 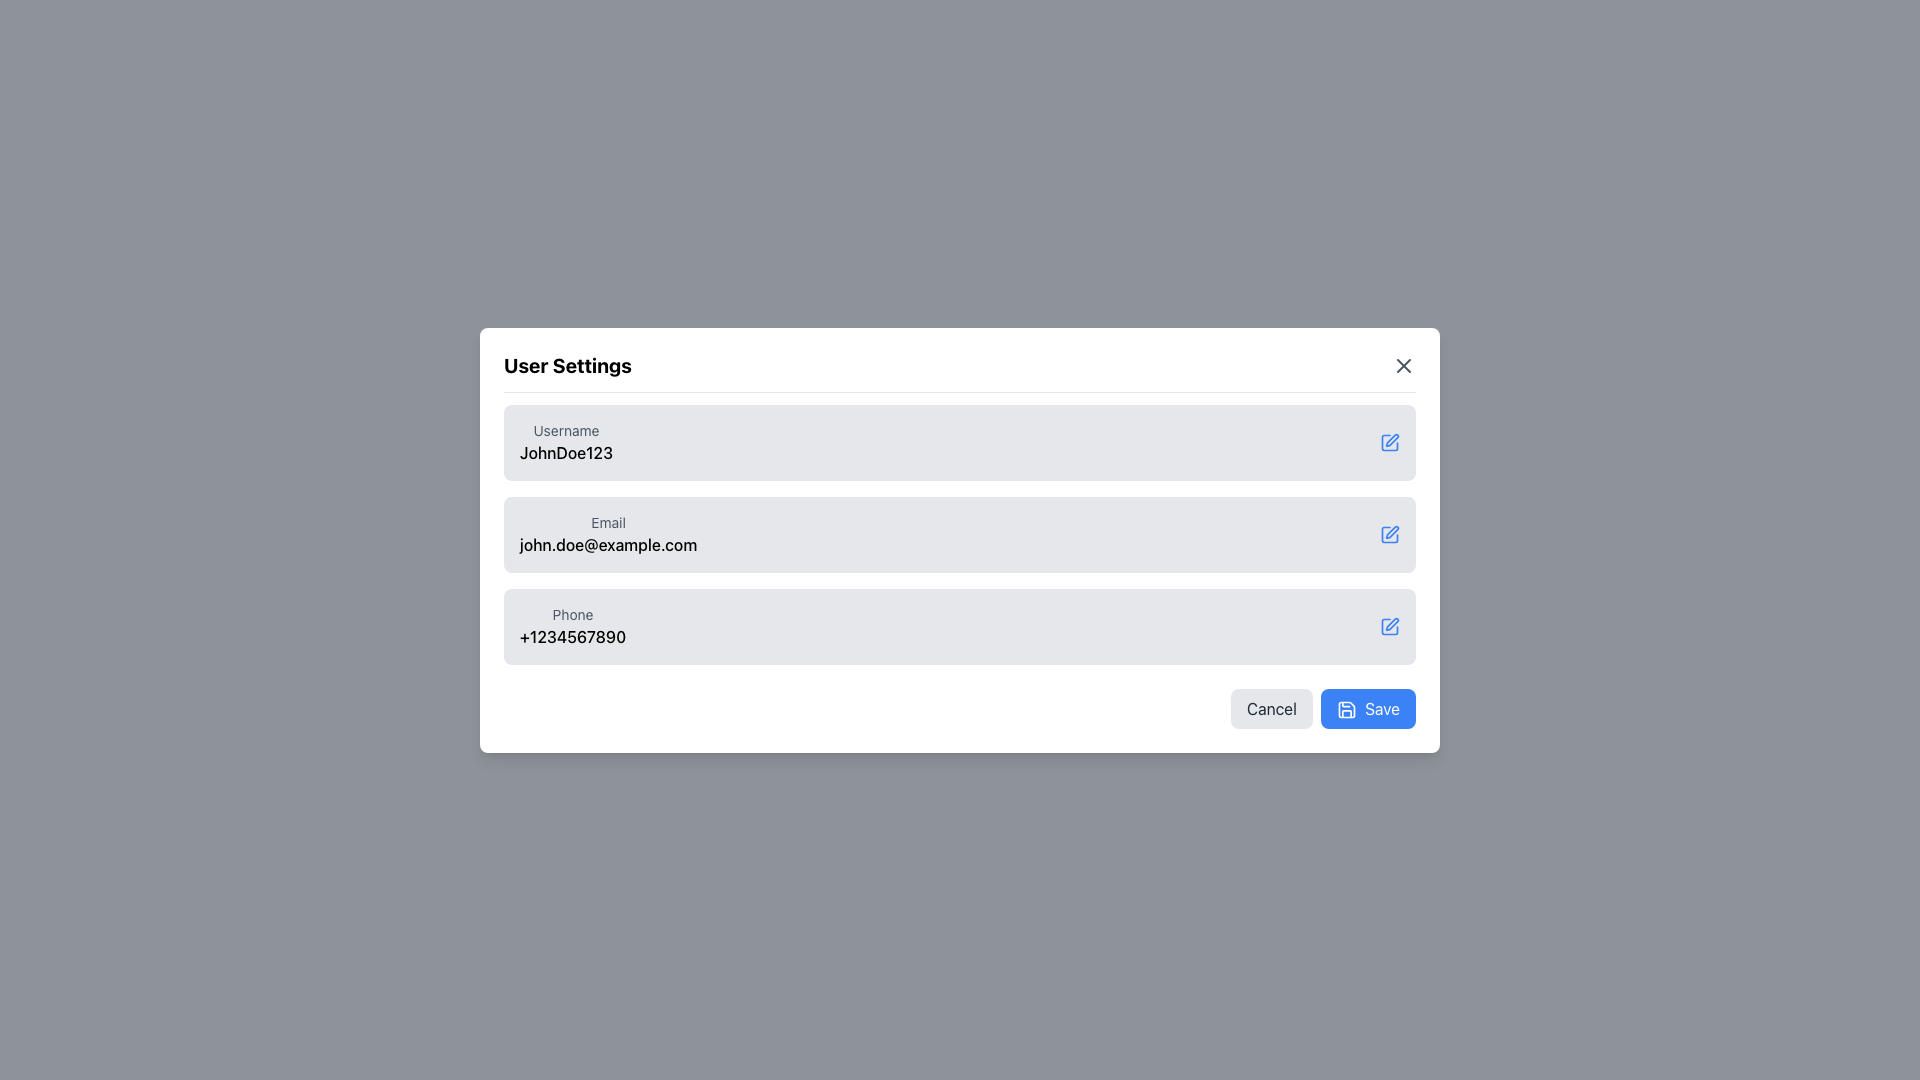 I want to click on the Static Text Display element that shows the email address 'john.doe@example.com' located in the 'User Settings' panel, so click(x=607, y=533).